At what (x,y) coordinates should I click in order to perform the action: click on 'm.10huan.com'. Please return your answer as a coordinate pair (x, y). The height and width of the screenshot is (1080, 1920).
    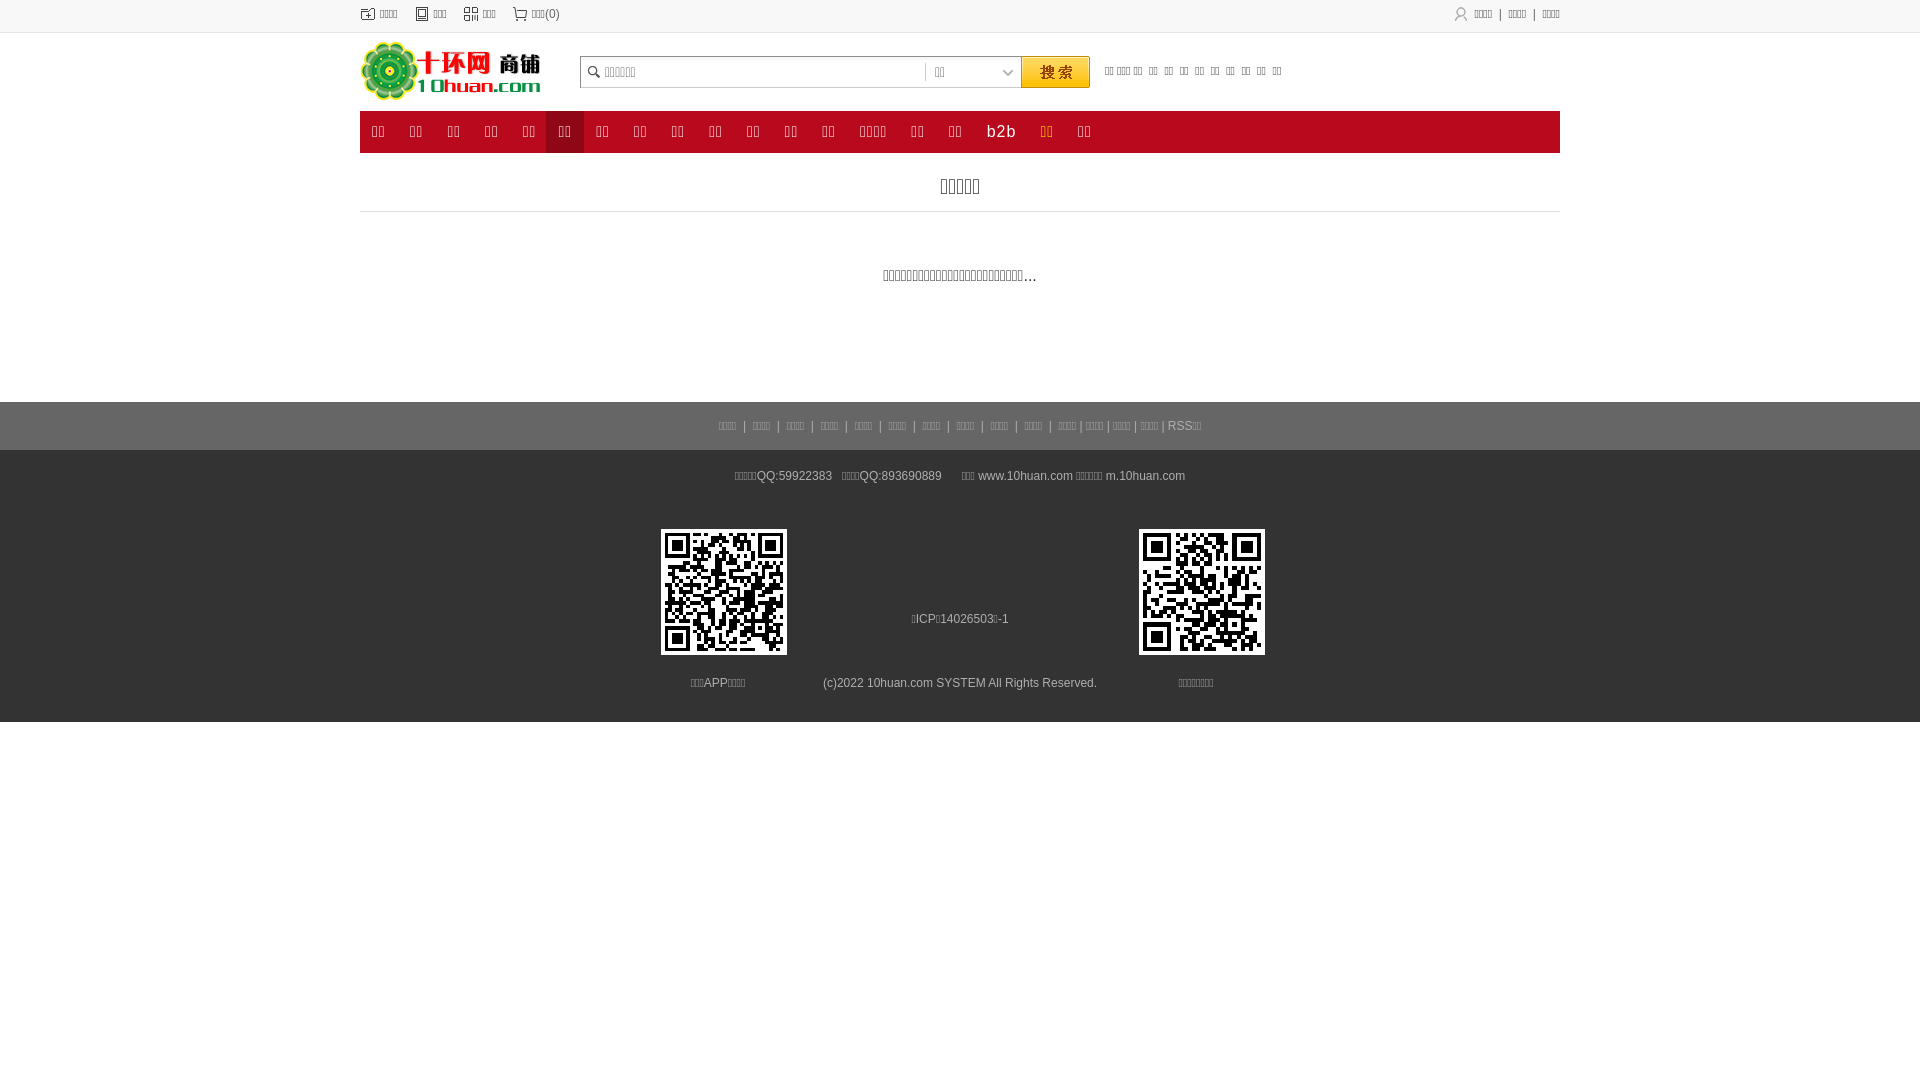
    Looking at the image, I should click on (1104, 475).